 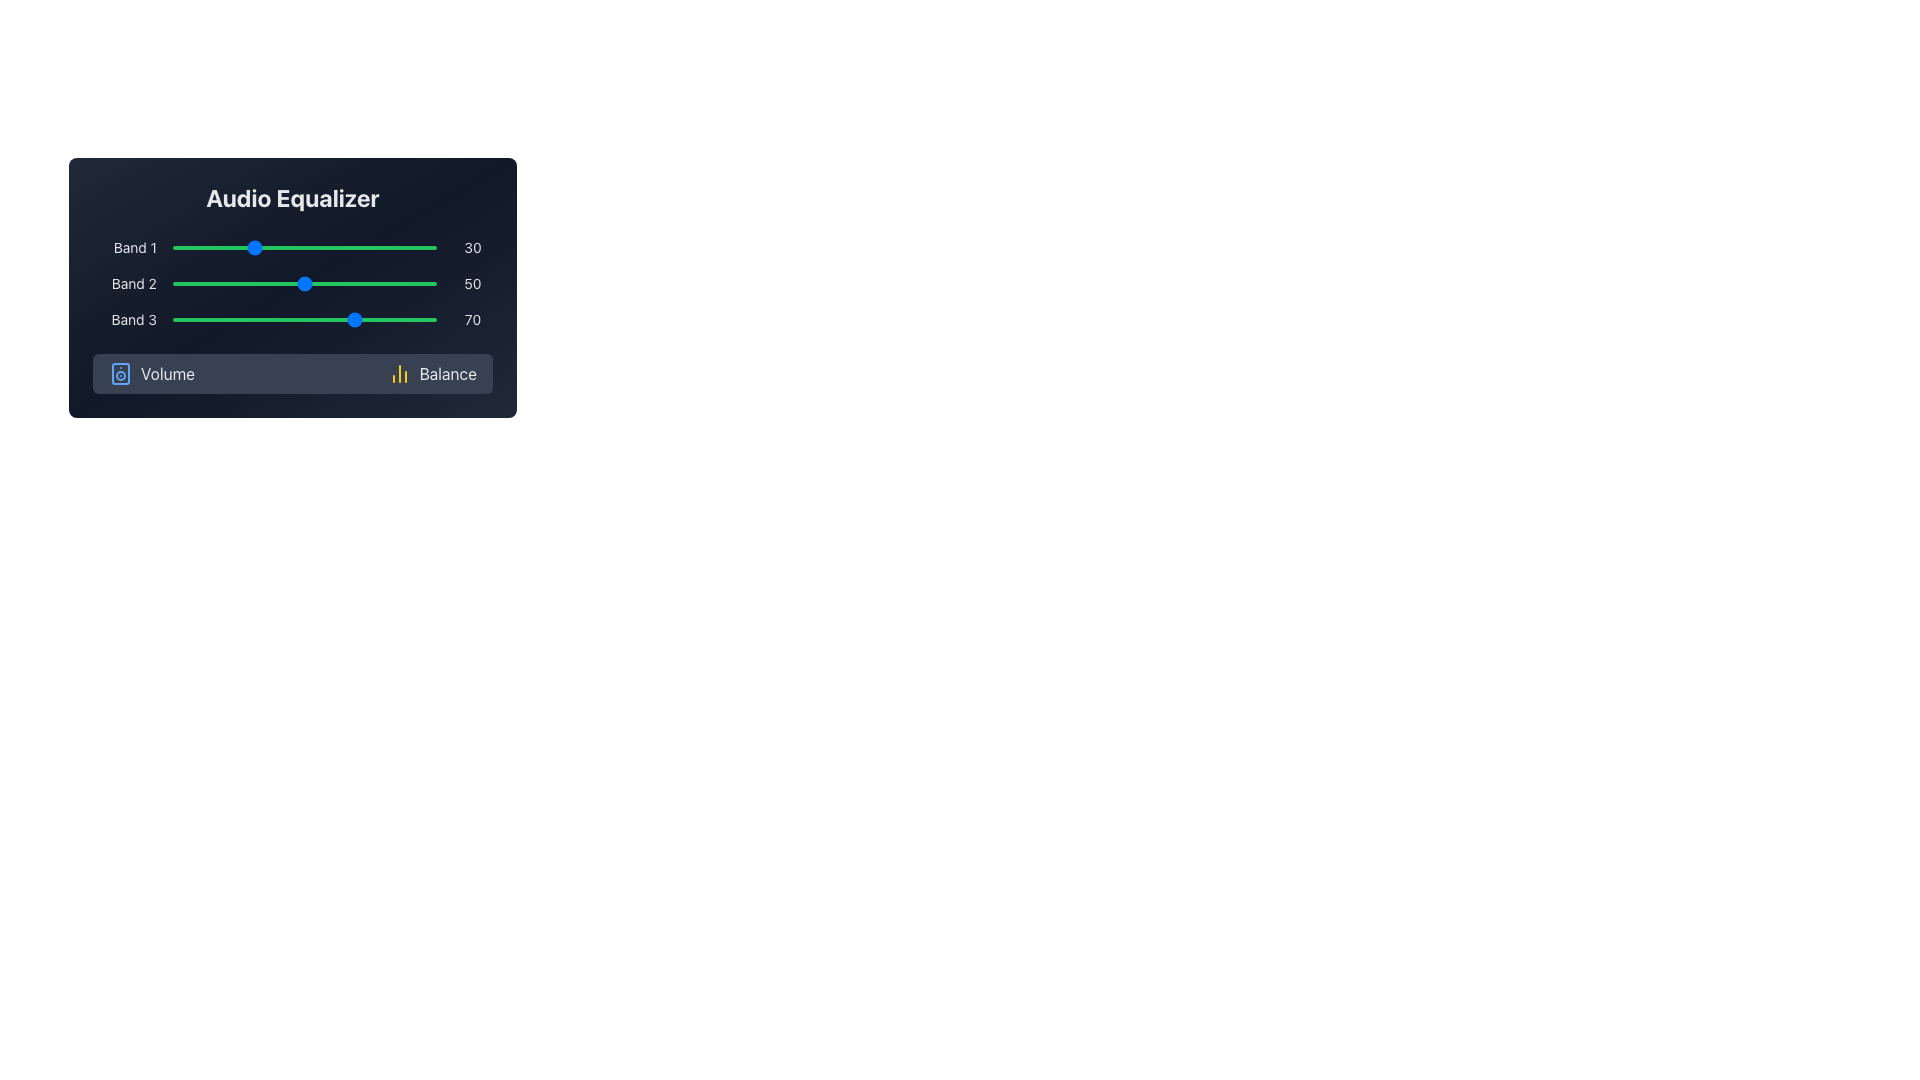 What do you see at coordinates (304, 246) in the screenshot?
I see `the track of the range slider for 'Band 1' to move the thumb` at bounding box center [304, 246].